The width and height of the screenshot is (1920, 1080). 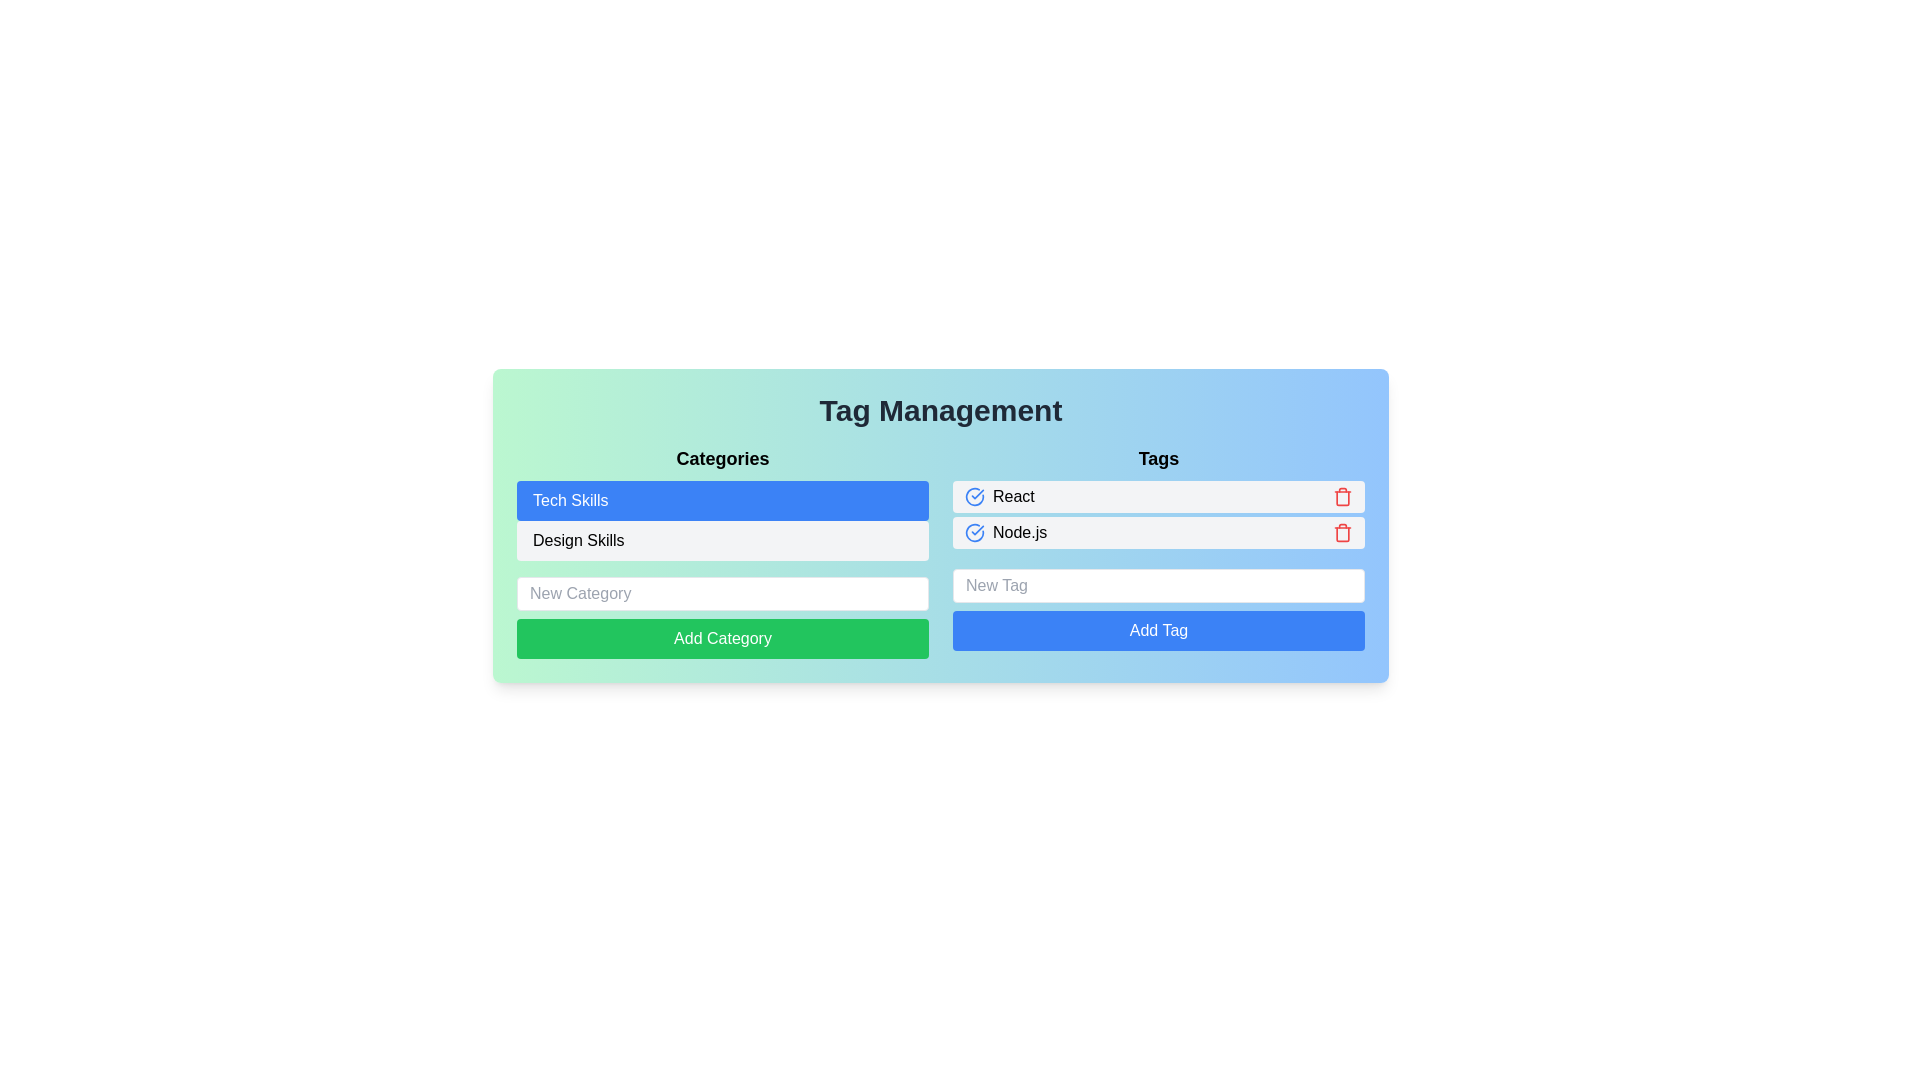 I want to click on the Text Label that serves as a section heading for tag management functionalities, located in the upper-right part of the interface, so click(x=1158, y=459).